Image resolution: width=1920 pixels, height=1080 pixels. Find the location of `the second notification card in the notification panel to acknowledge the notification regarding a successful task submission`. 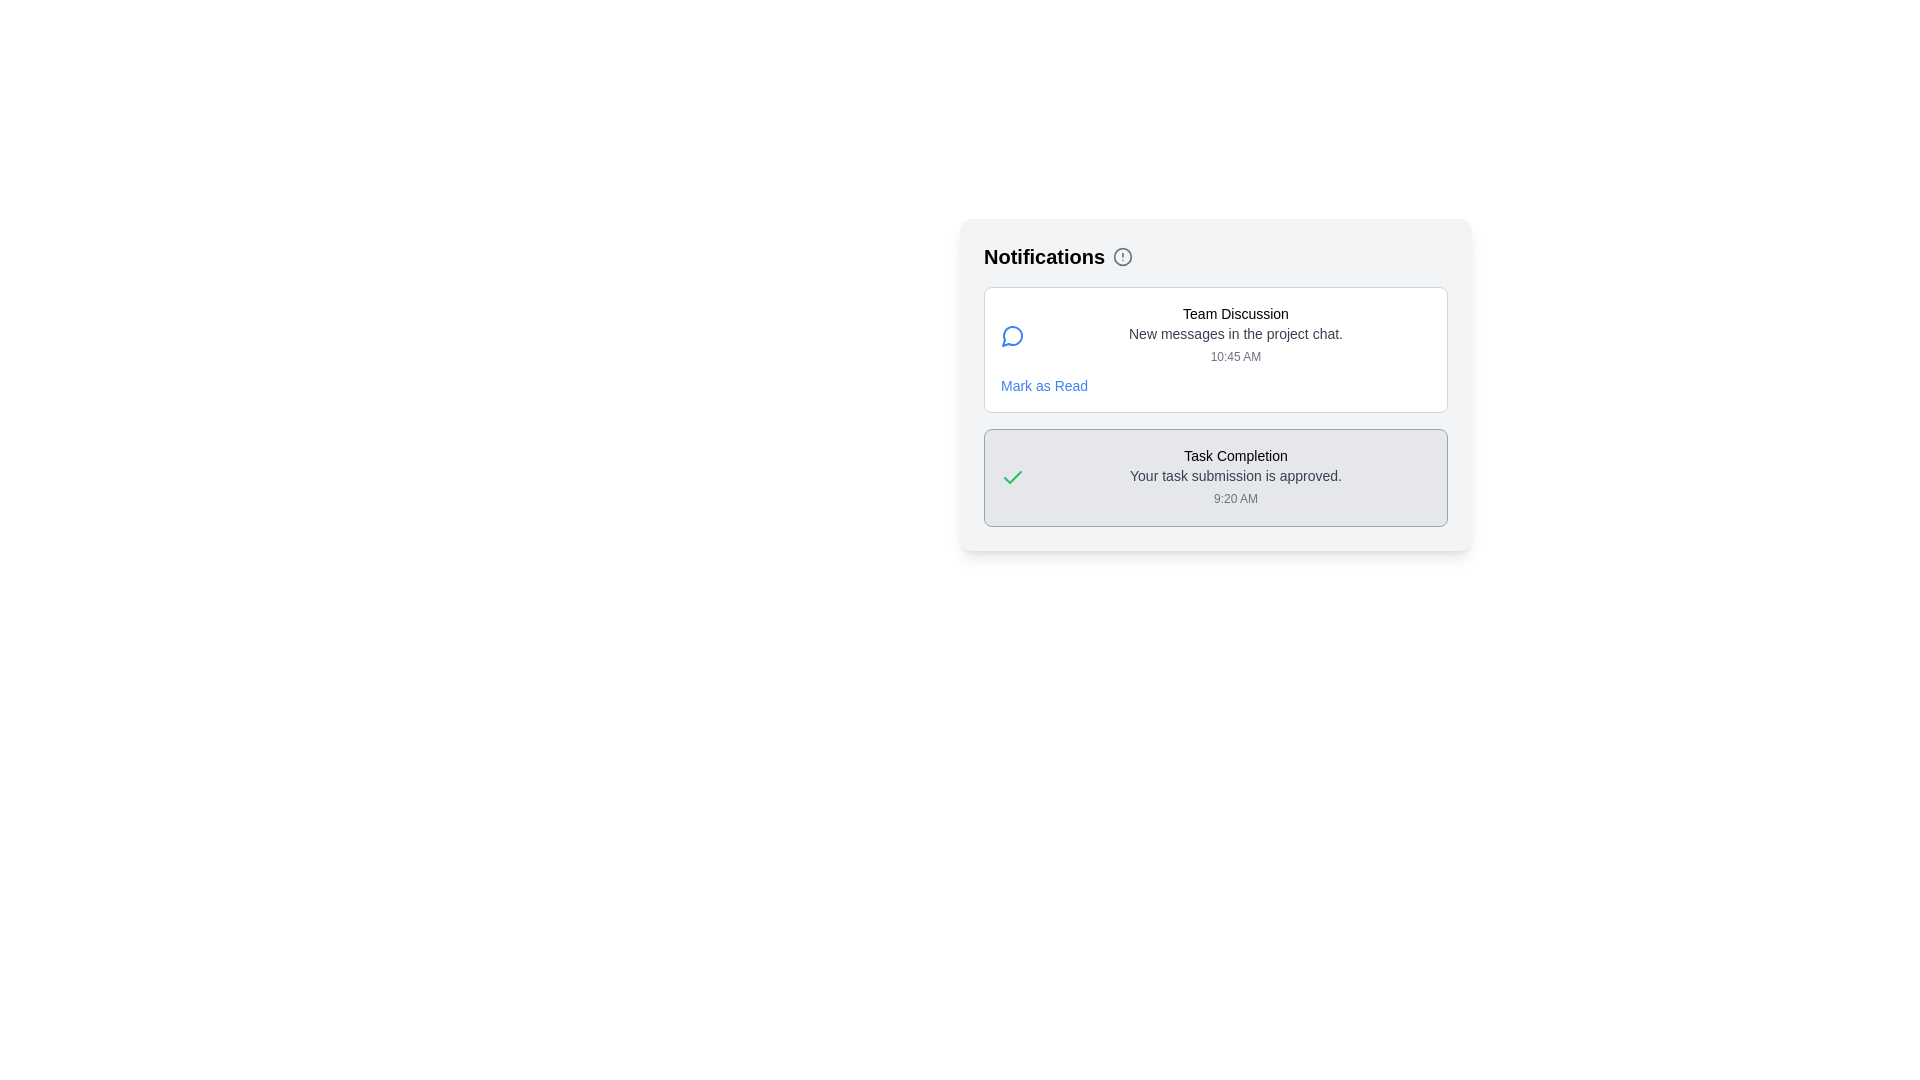

the second notification card in the notification panel to acknowledge the notification regarding a successful task submission is located at coordinates (1214, 478).